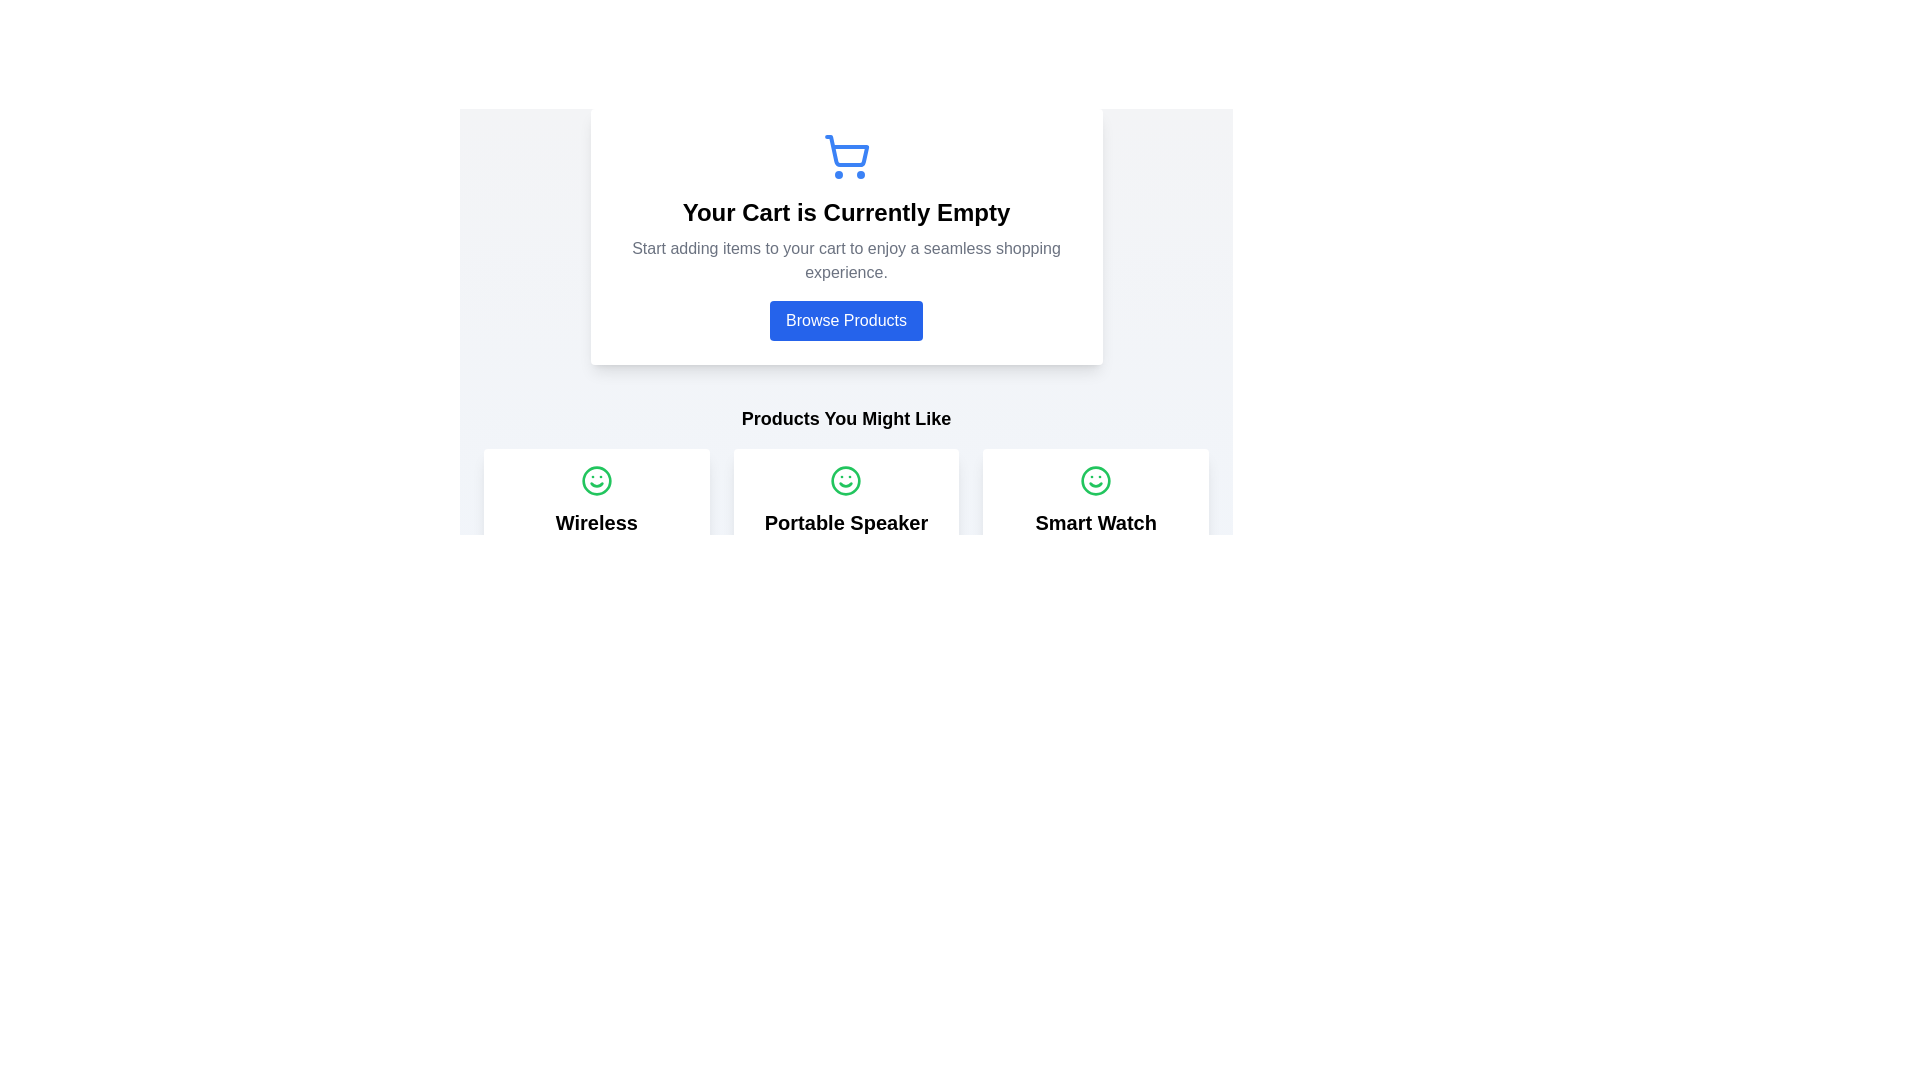 The width and height of the screenshot is (1920, 1080). Describe the element at coordinates (595, 481) in the screenshot. I see `the green circular outline of the smiling face icon located inside the 'Wireless' item box under the 'Products You Might Like' section` at that location.